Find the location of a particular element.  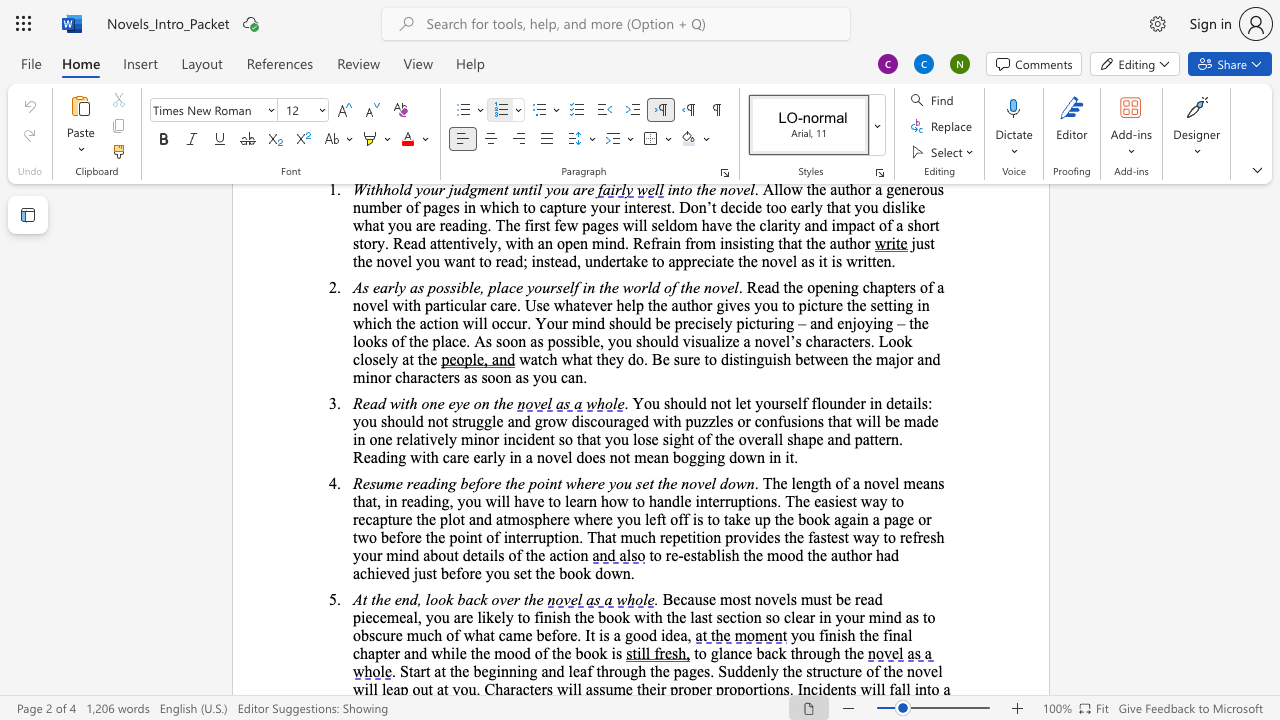

the 5th character "o" in the text is located at coordinates (731, 483).